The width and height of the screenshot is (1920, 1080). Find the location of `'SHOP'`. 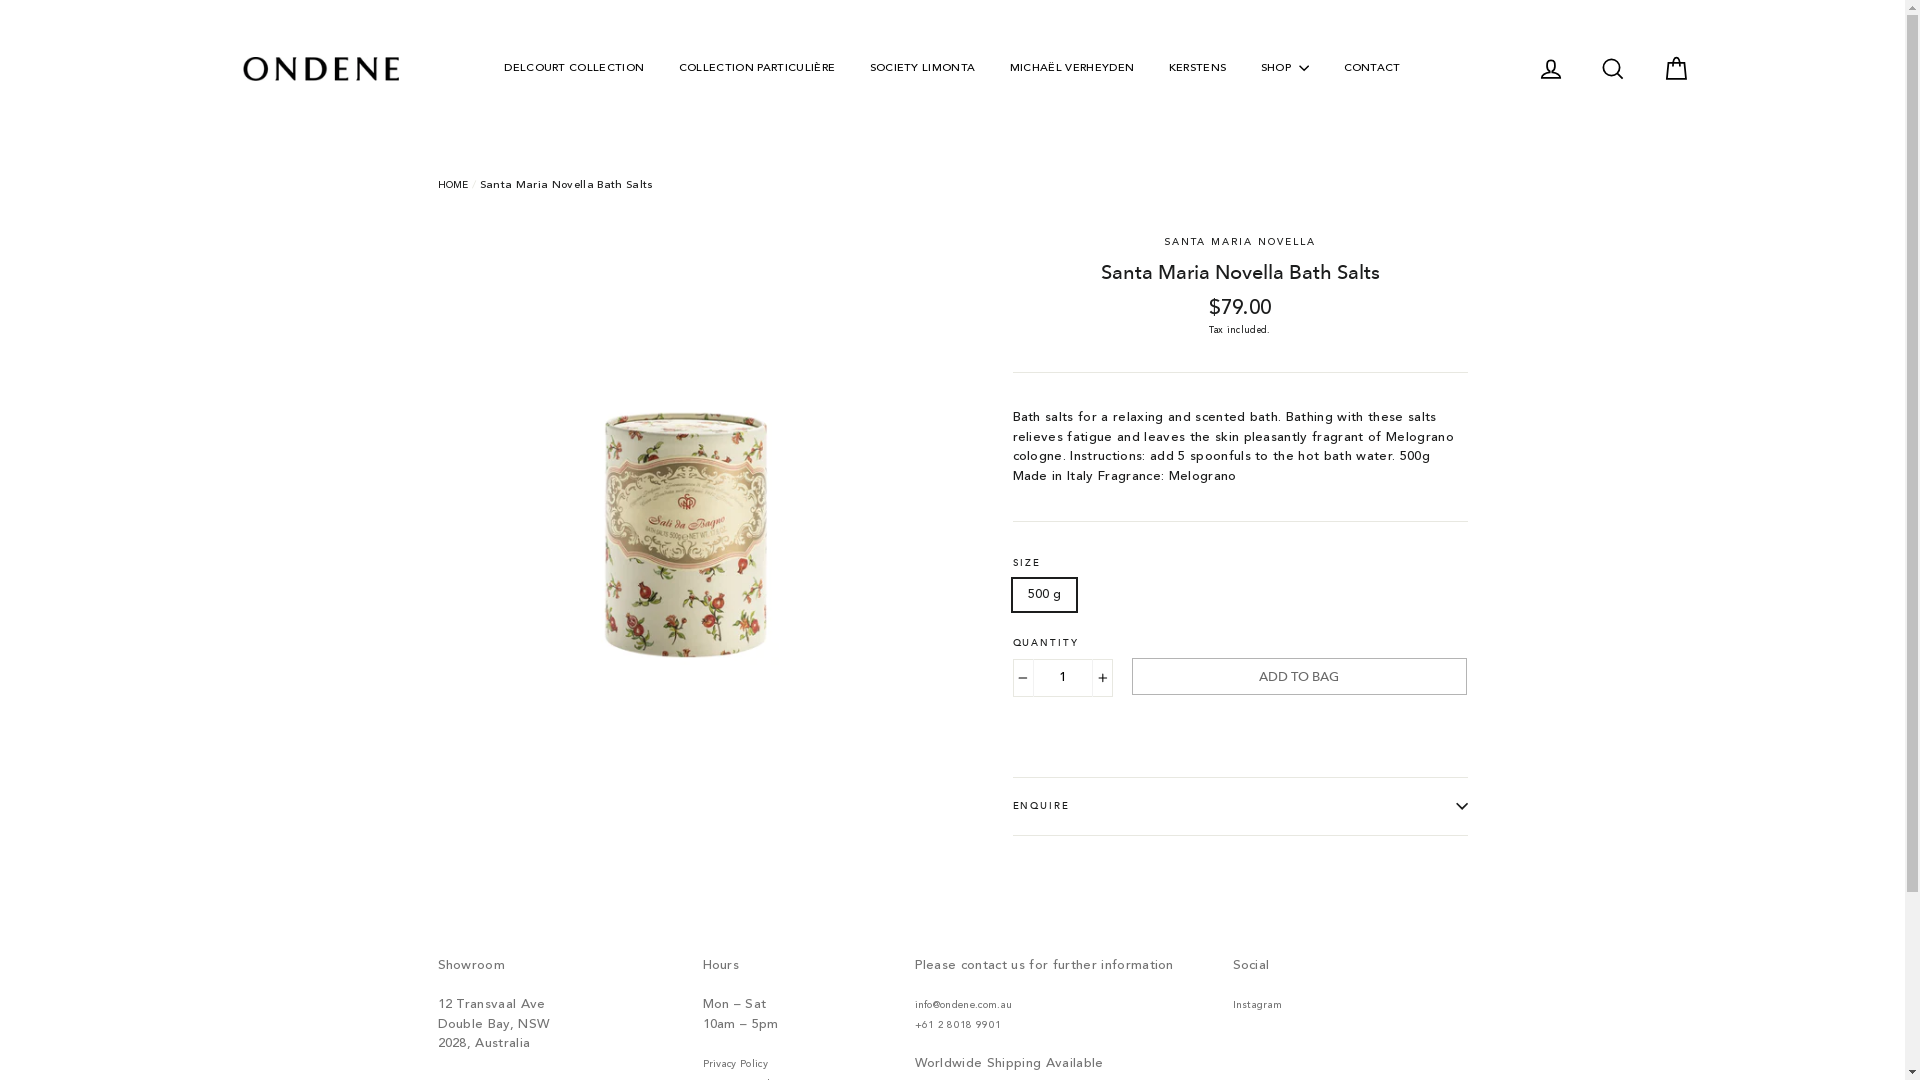

'SHOP' is located at coordinates (1285, 68).